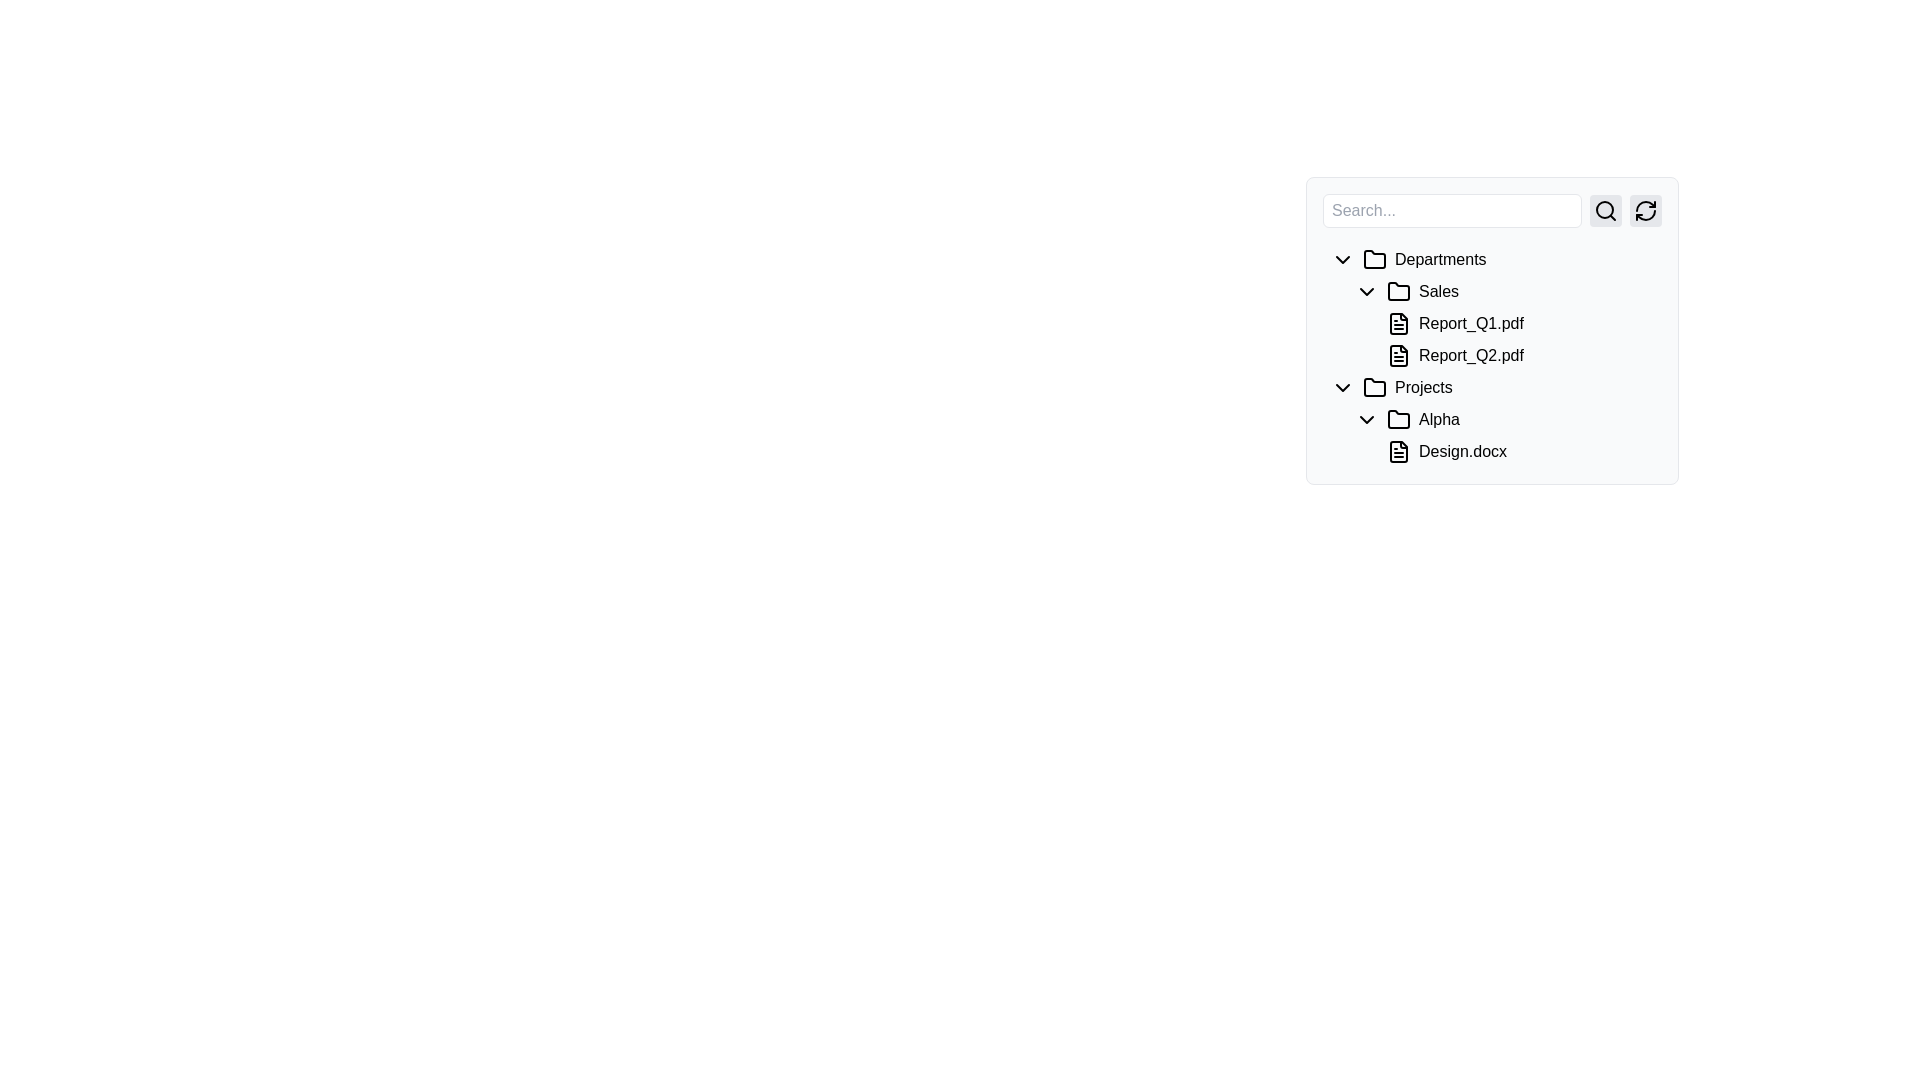 This screenshot has height=1080, width=1920. I want to click on the file icon representing 'Report_Q2.pdf' located under the 'Sales' folder in the navigation interface, so click(1397, 354).